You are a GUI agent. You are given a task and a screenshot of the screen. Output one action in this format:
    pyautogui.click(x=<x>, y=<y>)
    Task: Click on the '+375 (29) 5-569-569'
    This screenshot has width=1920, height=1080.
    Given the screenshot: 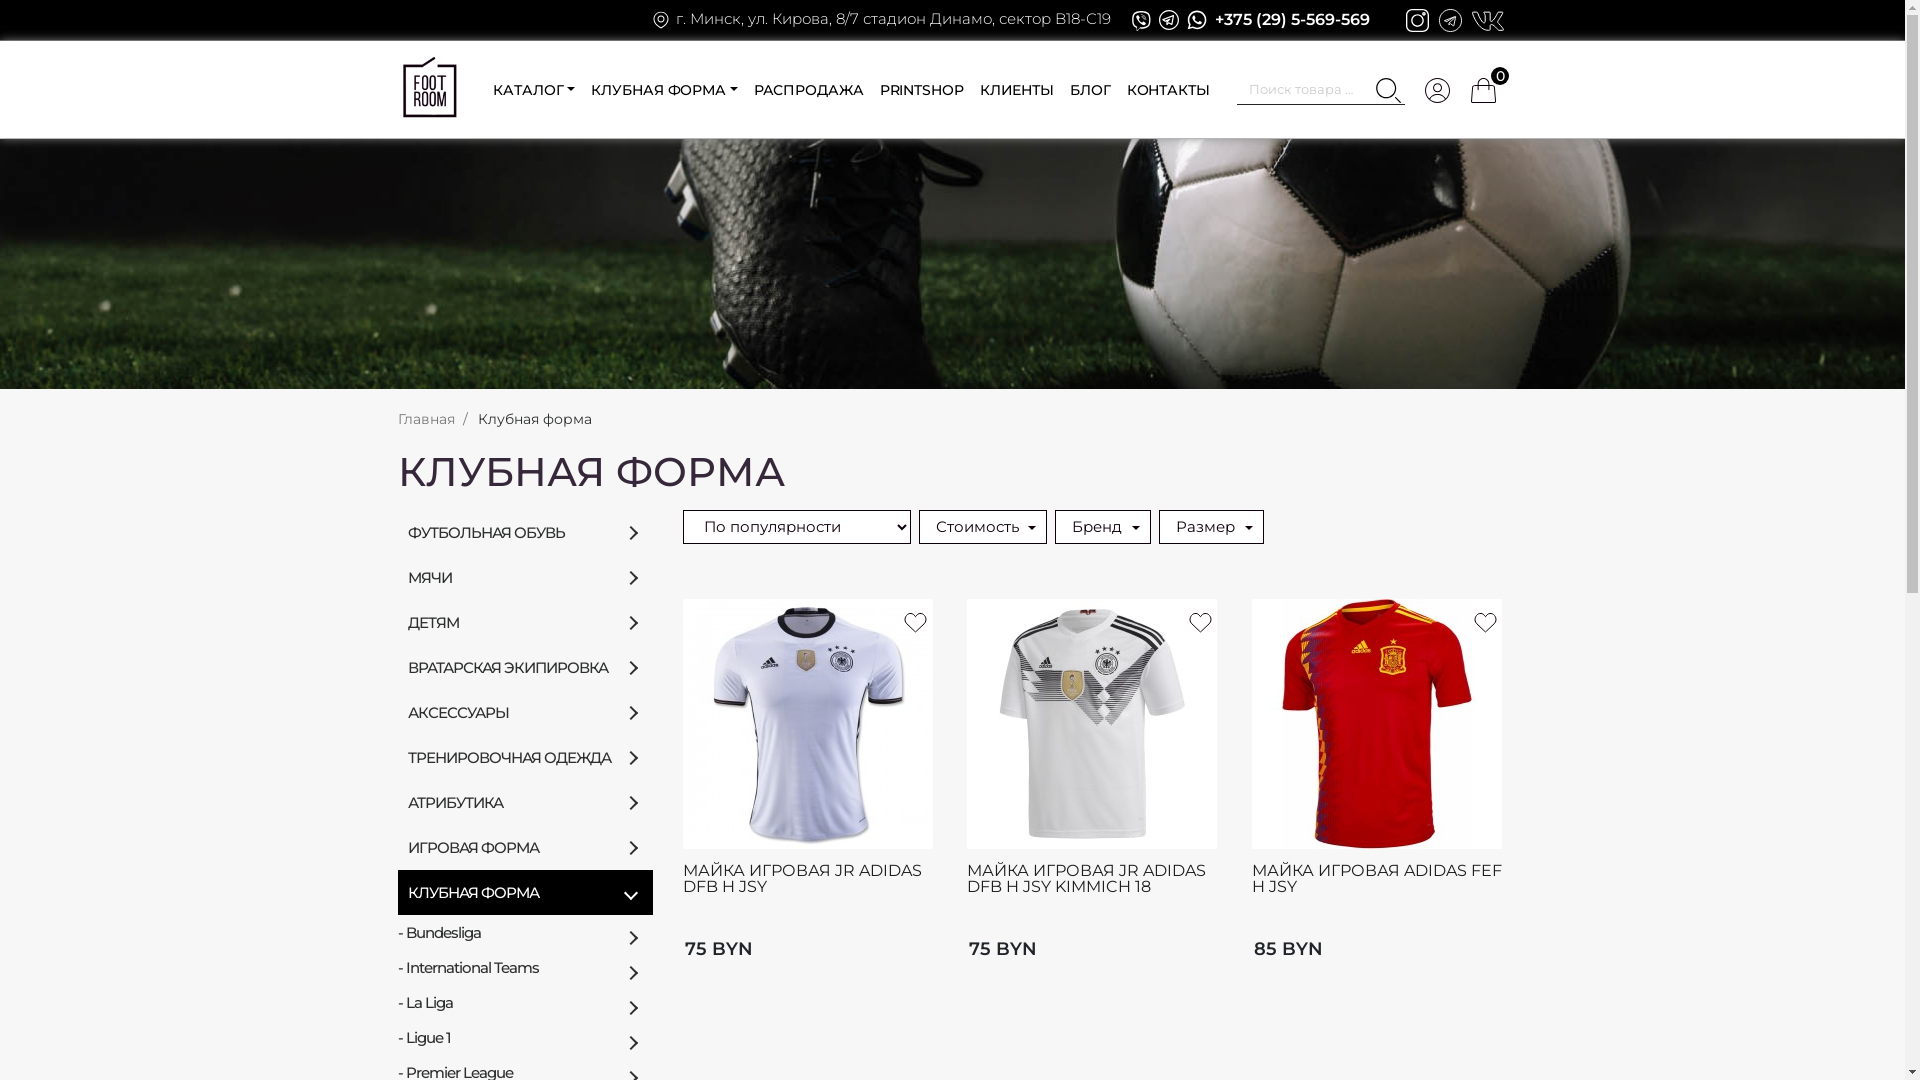 What is the action you would take?
    pyautogui.click(x=1292, y=19)
    